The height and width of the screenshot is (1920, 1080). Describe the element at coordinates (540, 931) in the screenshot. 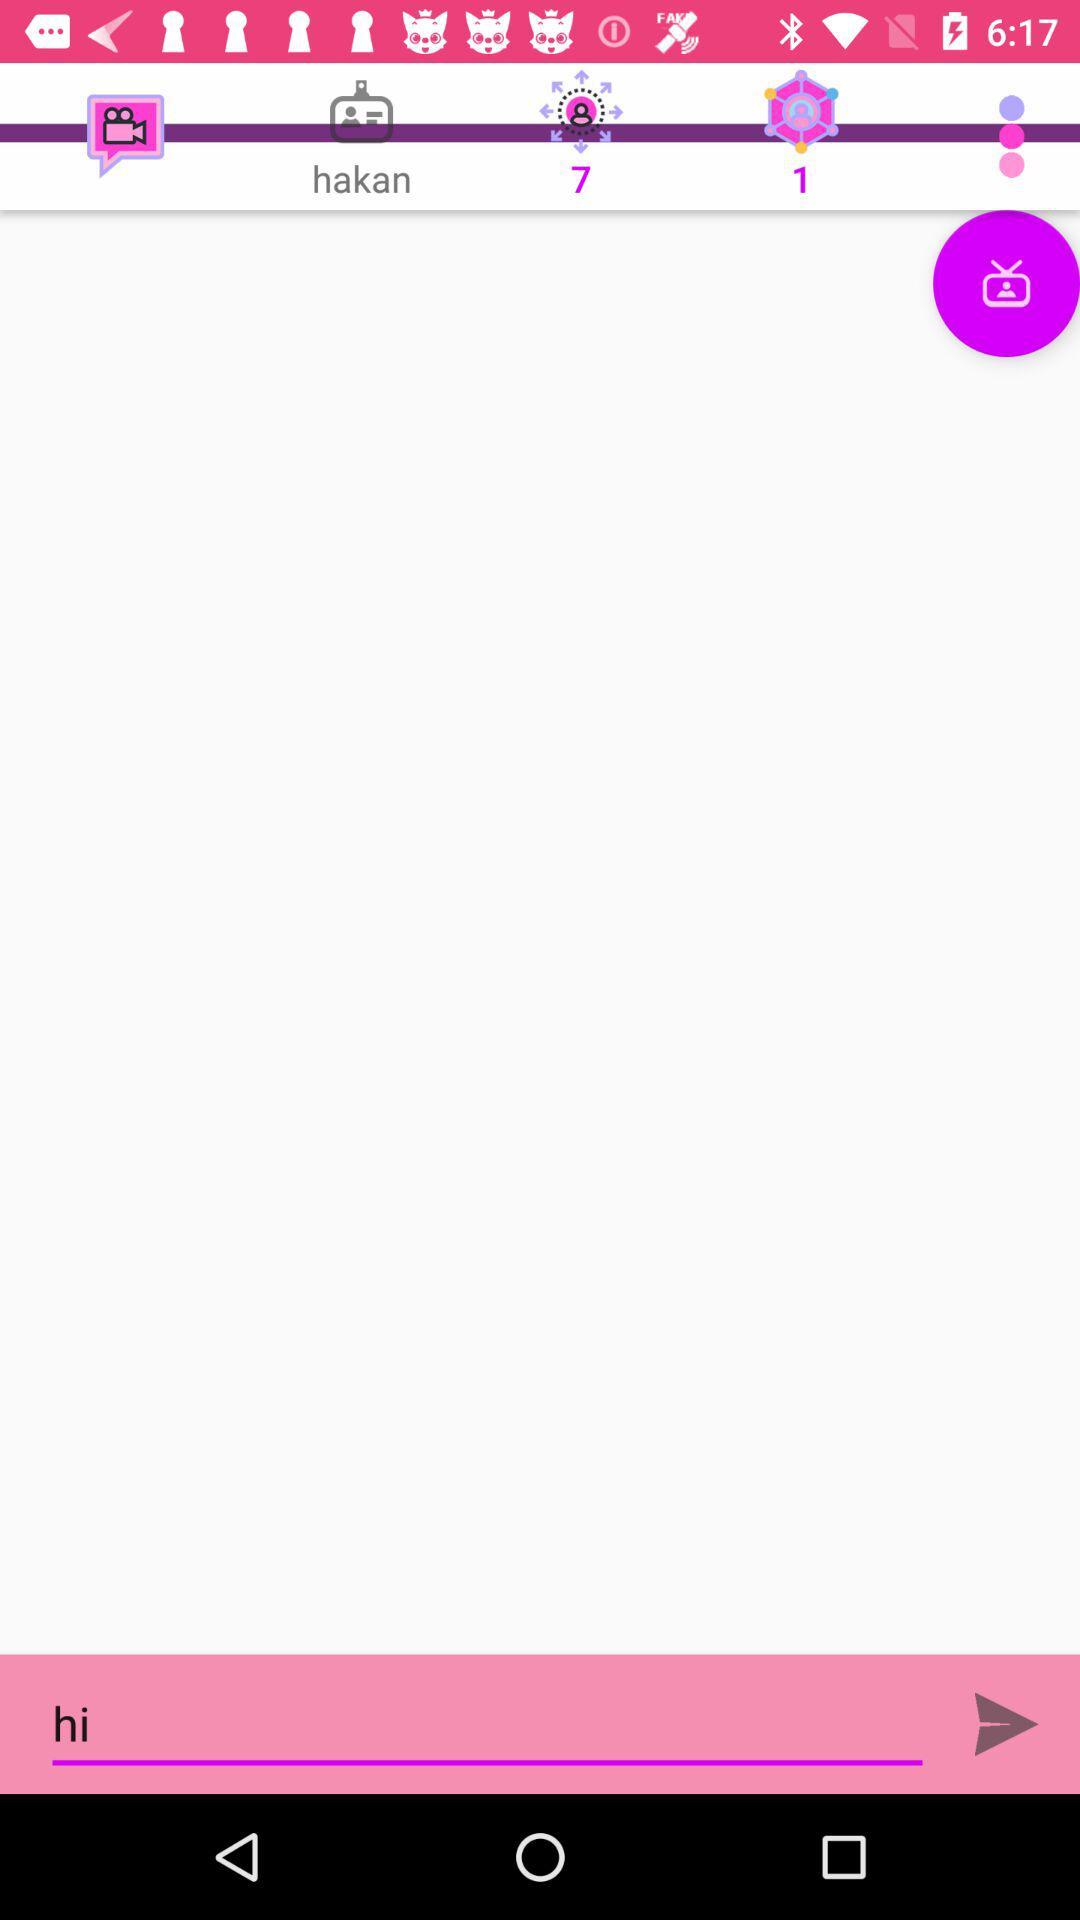

I see `the video` at that location.